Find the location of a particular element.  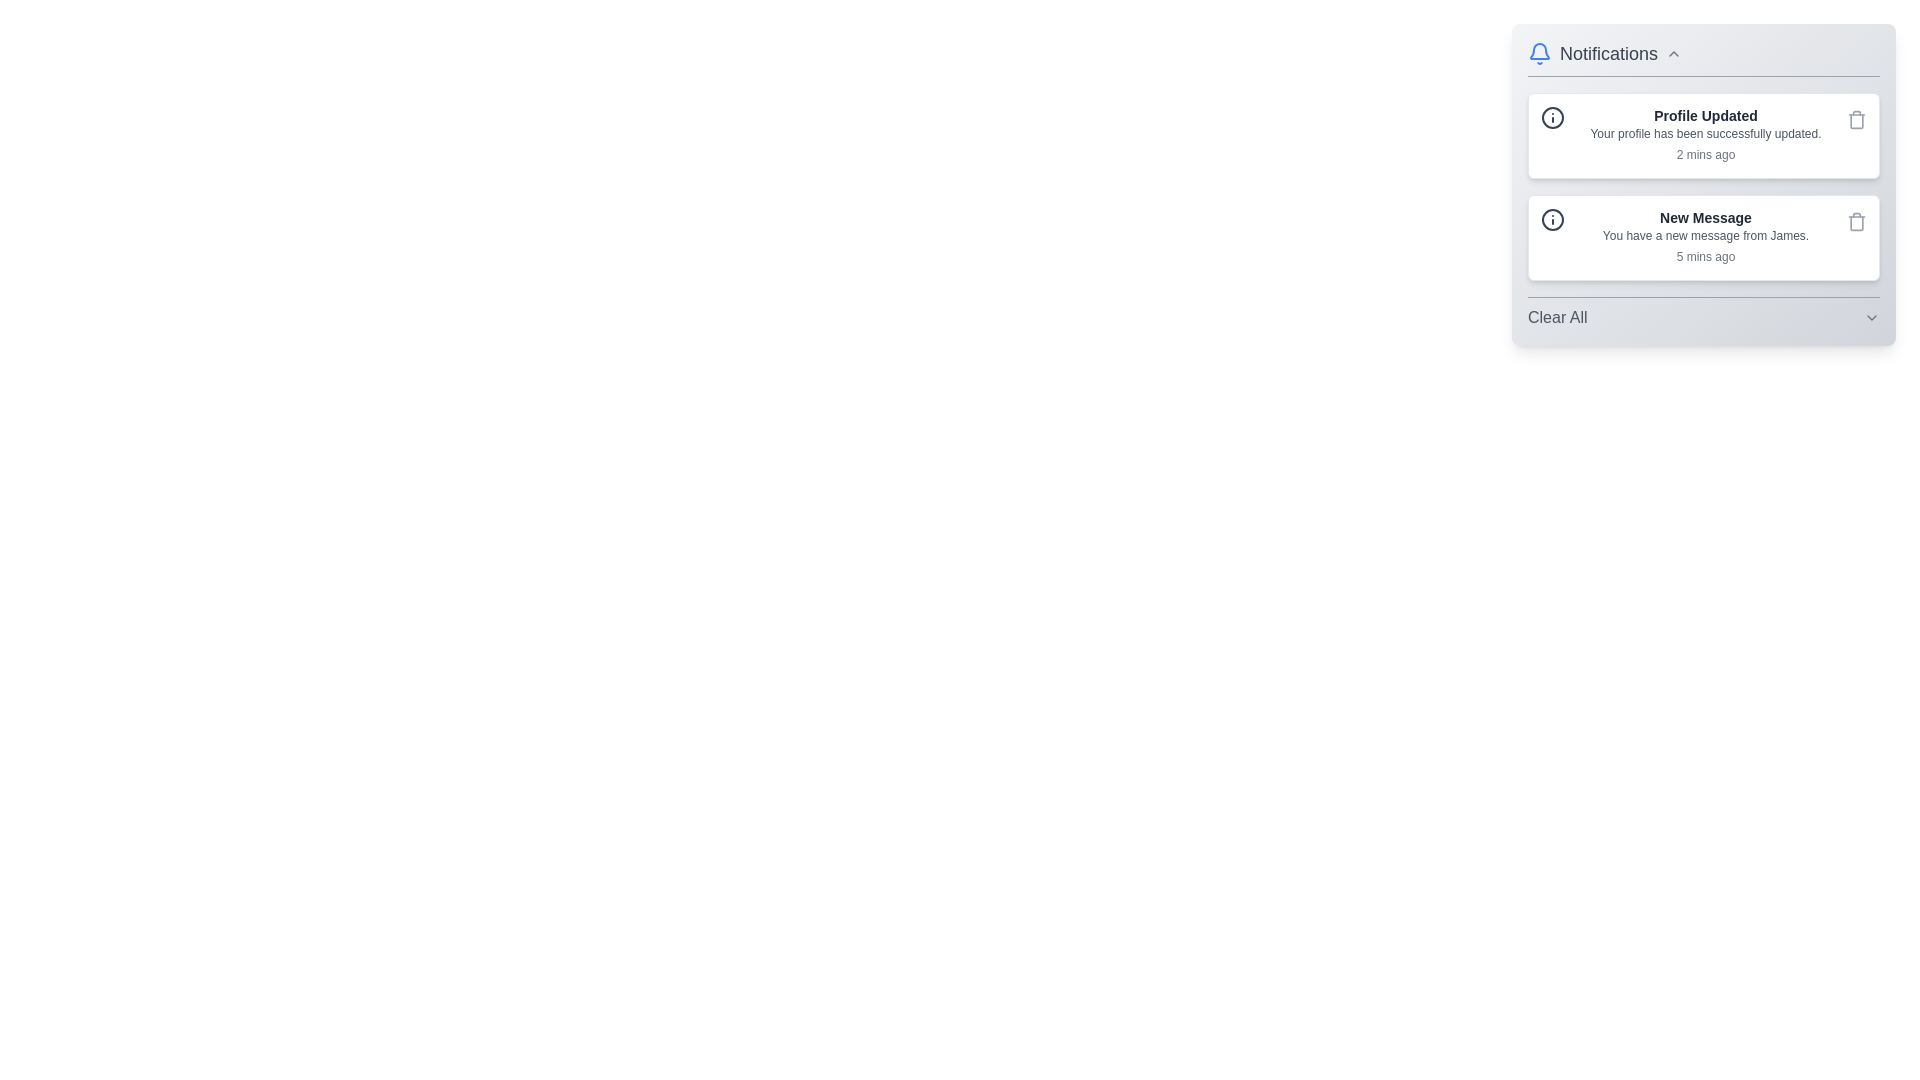

the 'Clear All' button to clear all notifications is located at coordinates (1556, 316).